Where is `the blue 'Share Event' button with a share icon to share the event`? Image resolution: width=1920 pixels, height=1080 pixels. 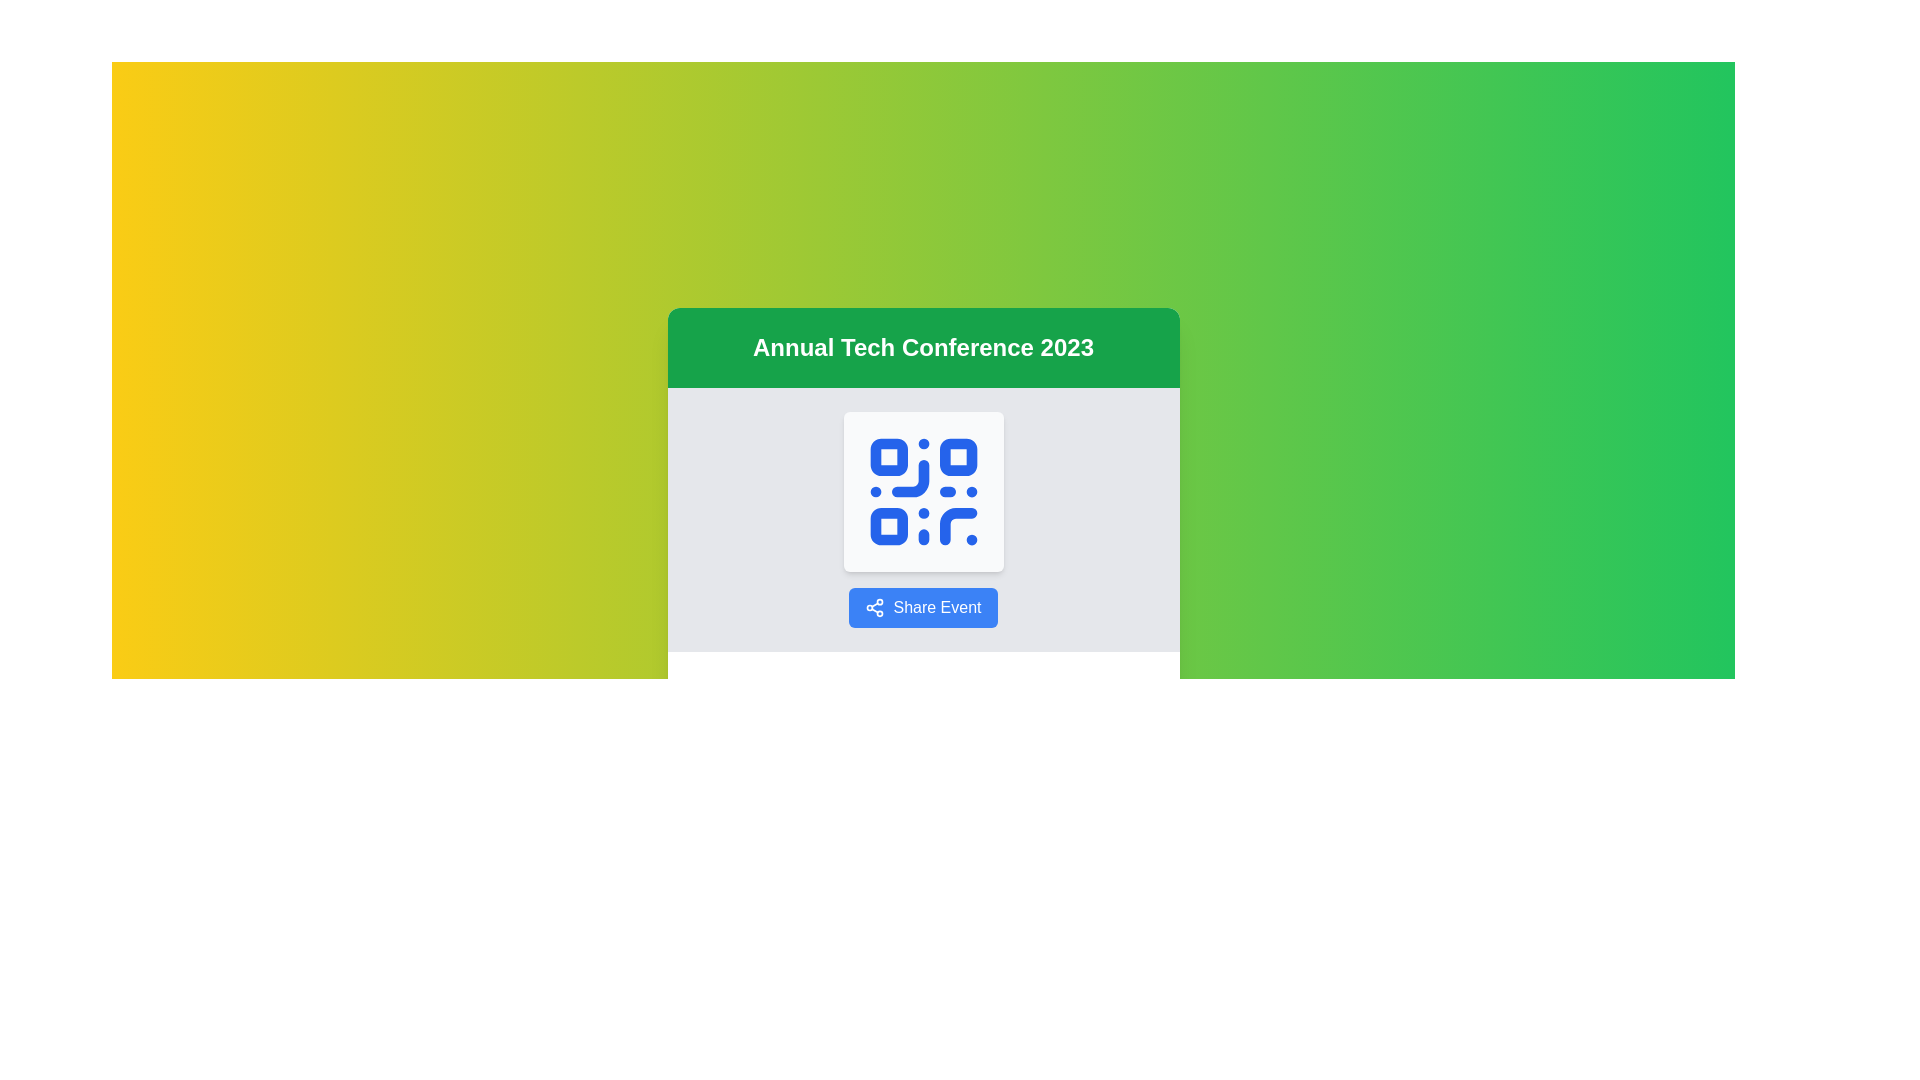
the blue 'Share Event' button with a share icon to share the event is located at coordinates (922, 607).